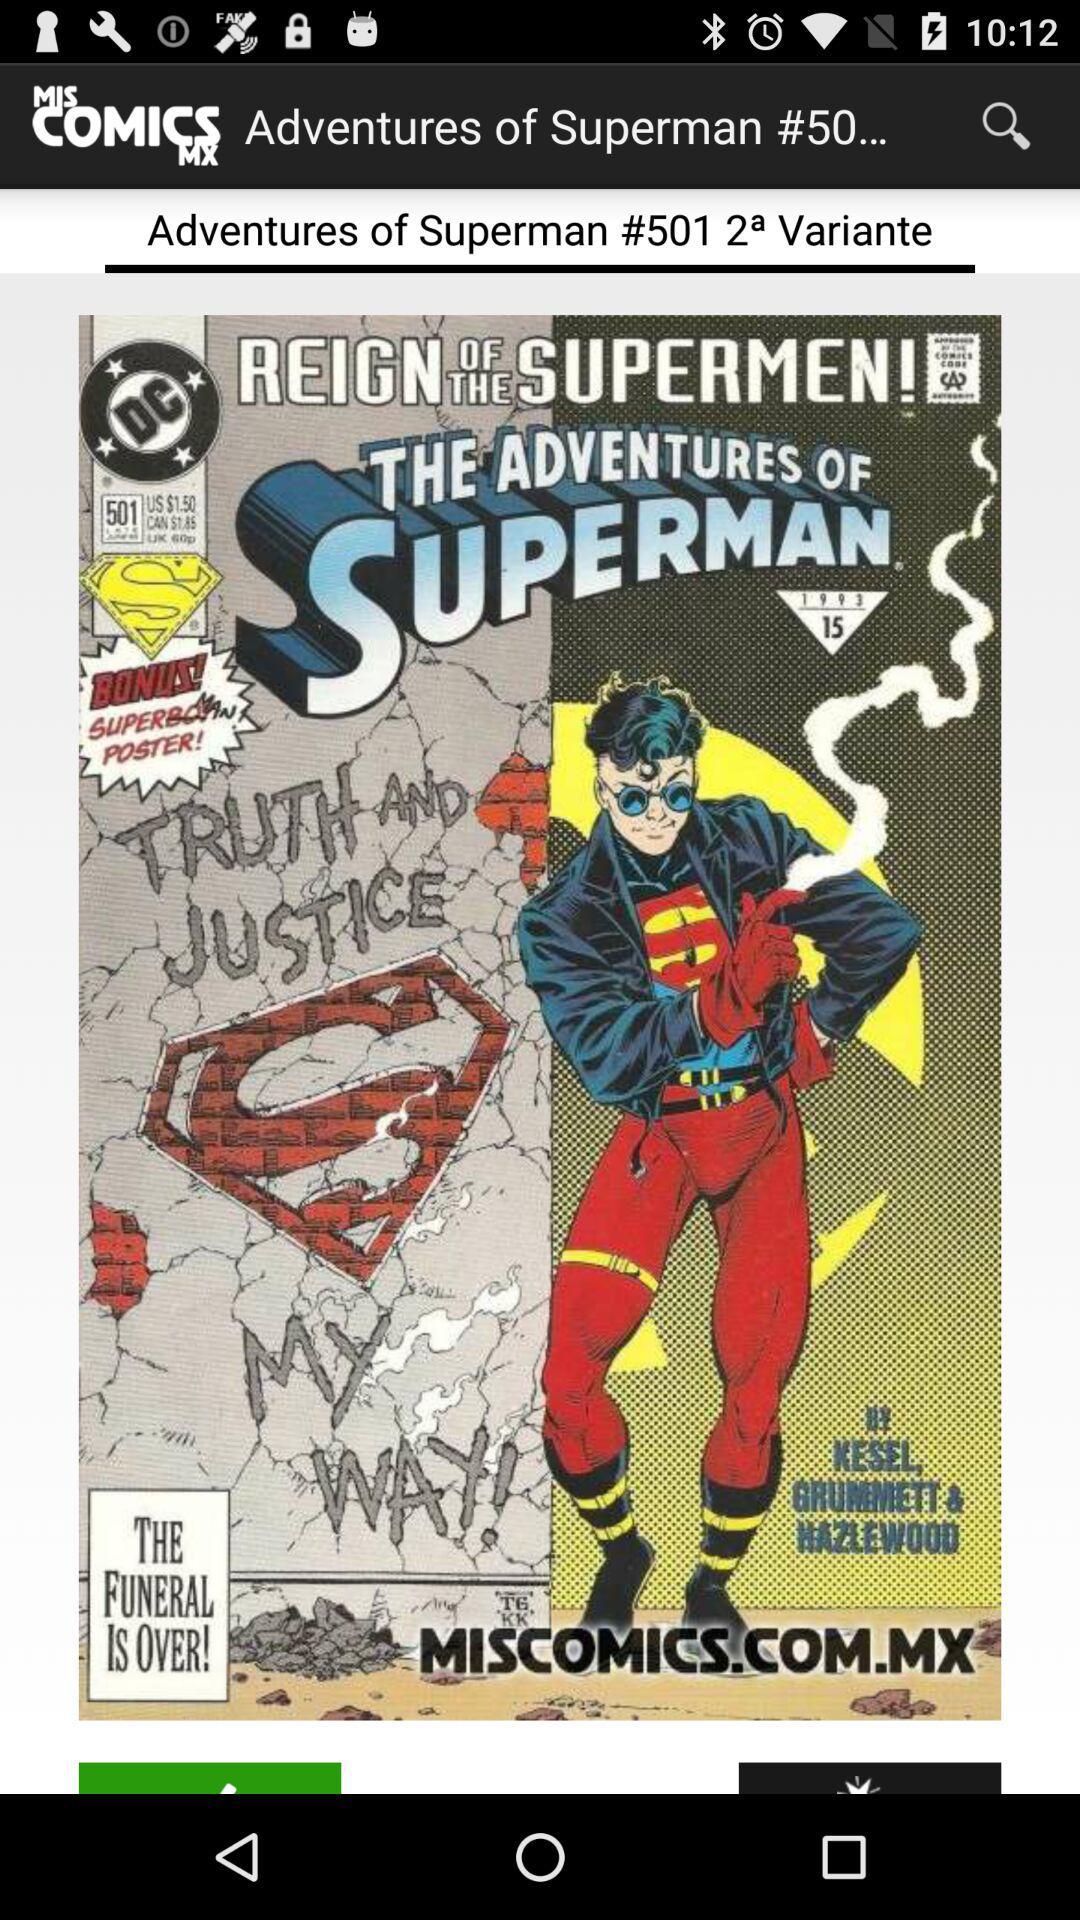 This screenshot has width=1080, height=1920. What do you see at coordinates (540, 1017) in the screenshot?
I see `display screen` at bounding box center [540, 1017].